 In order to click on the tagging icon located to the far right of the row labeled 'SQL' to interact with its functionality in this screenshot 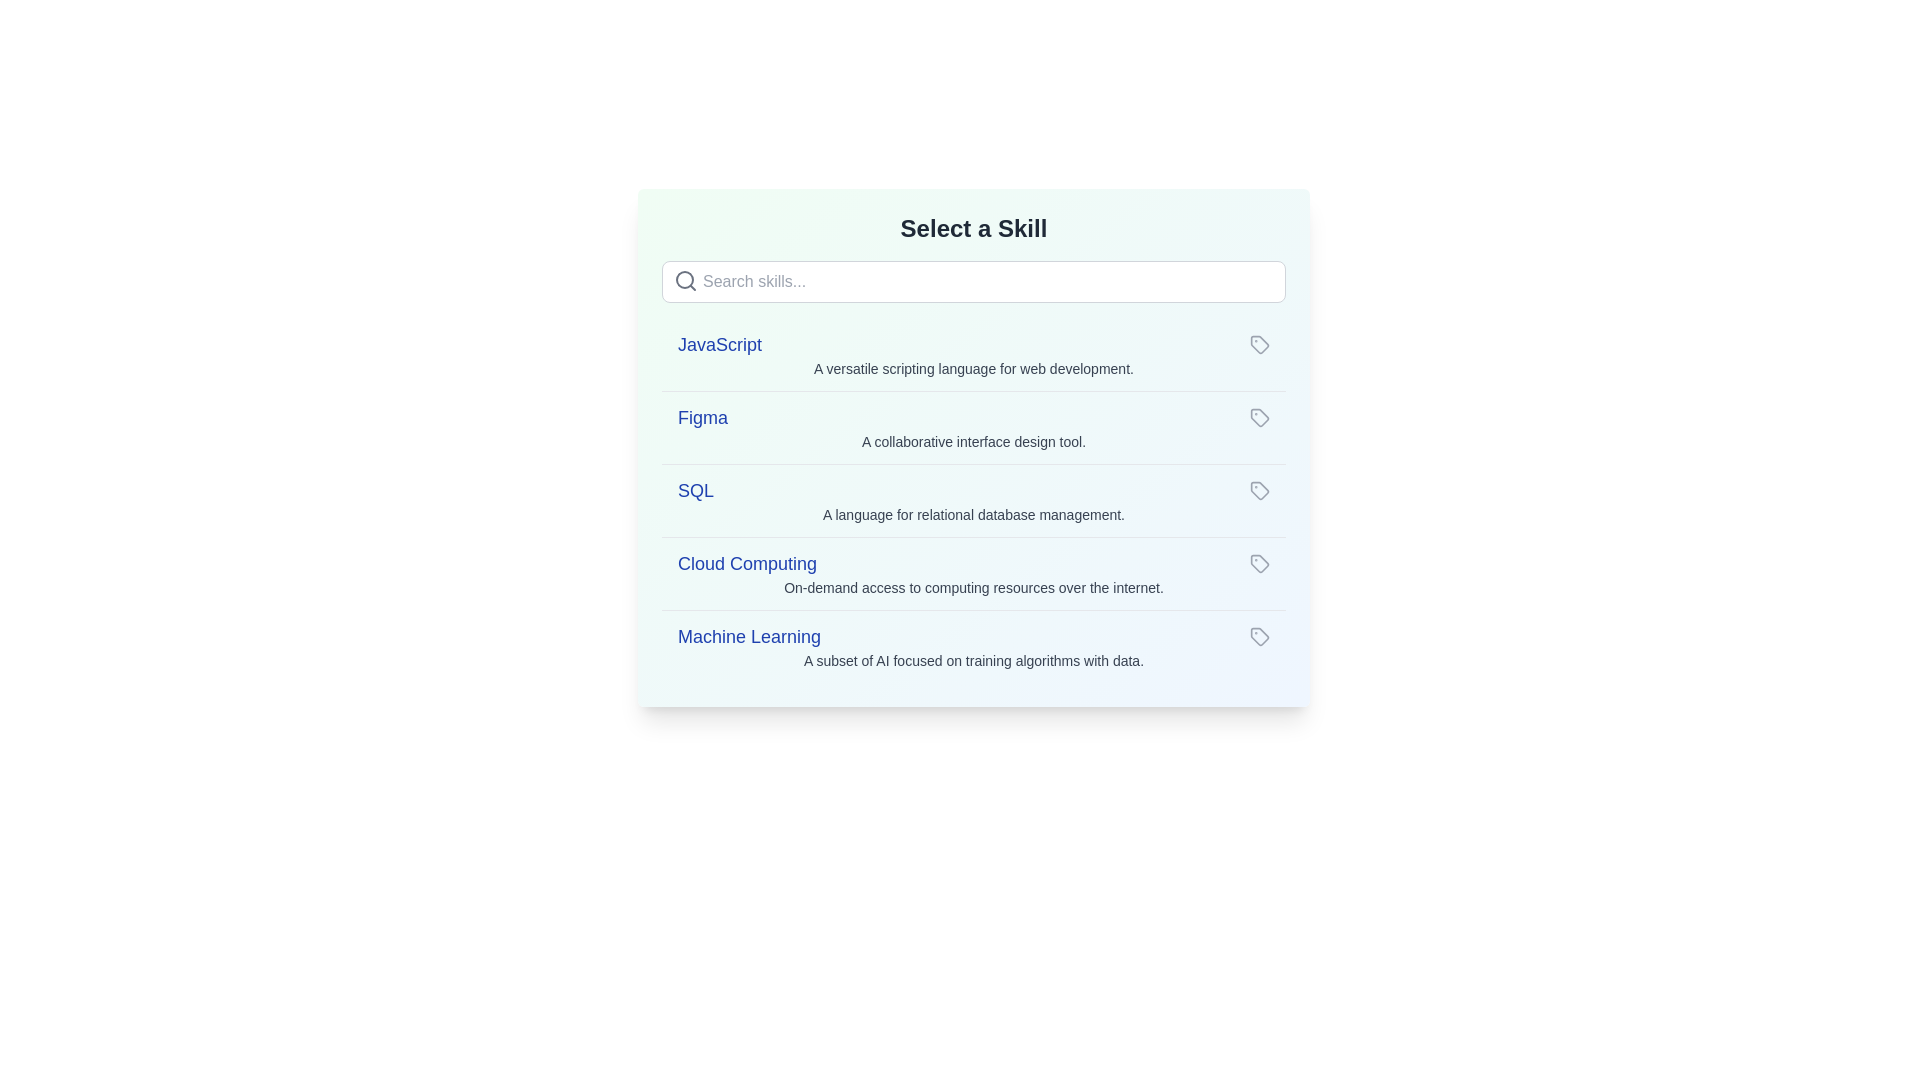, I will do `click(1258, 490)`.